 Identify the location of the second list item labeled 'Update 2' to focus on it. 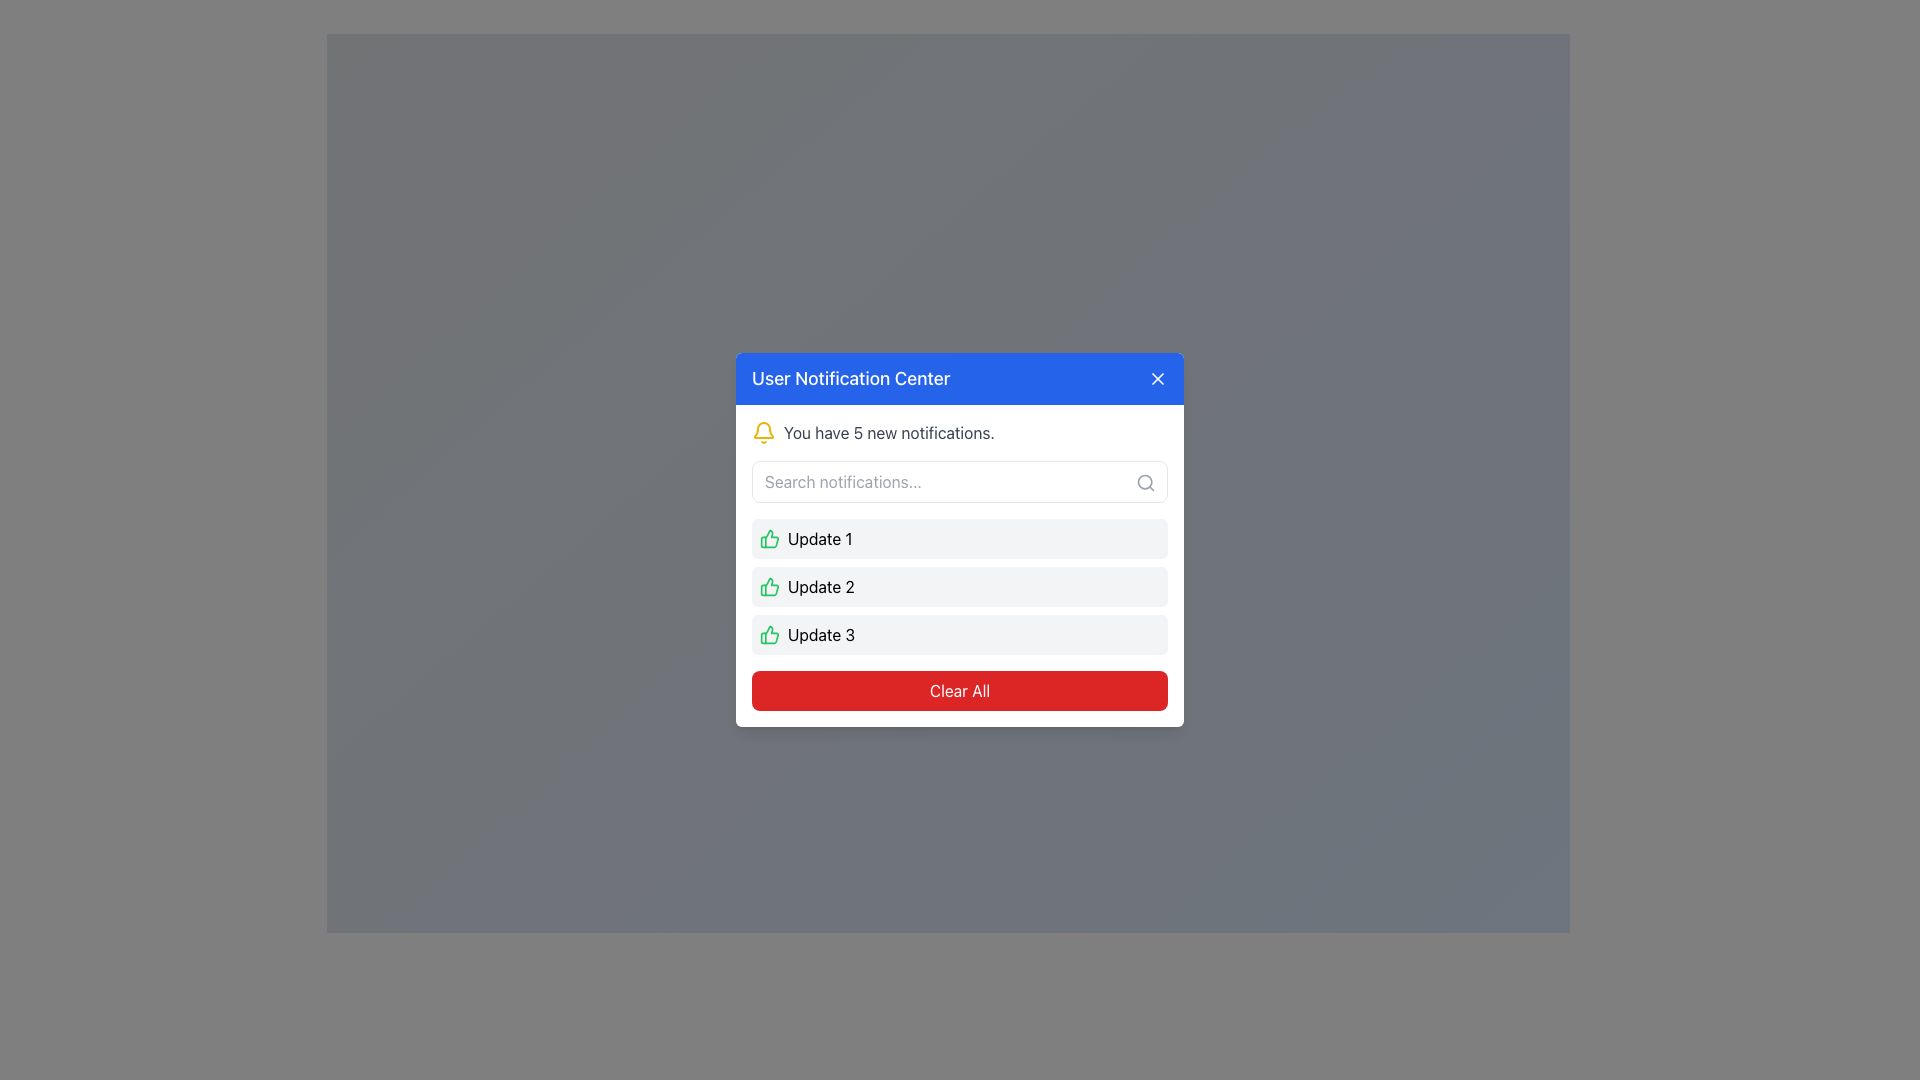
(960, 585).